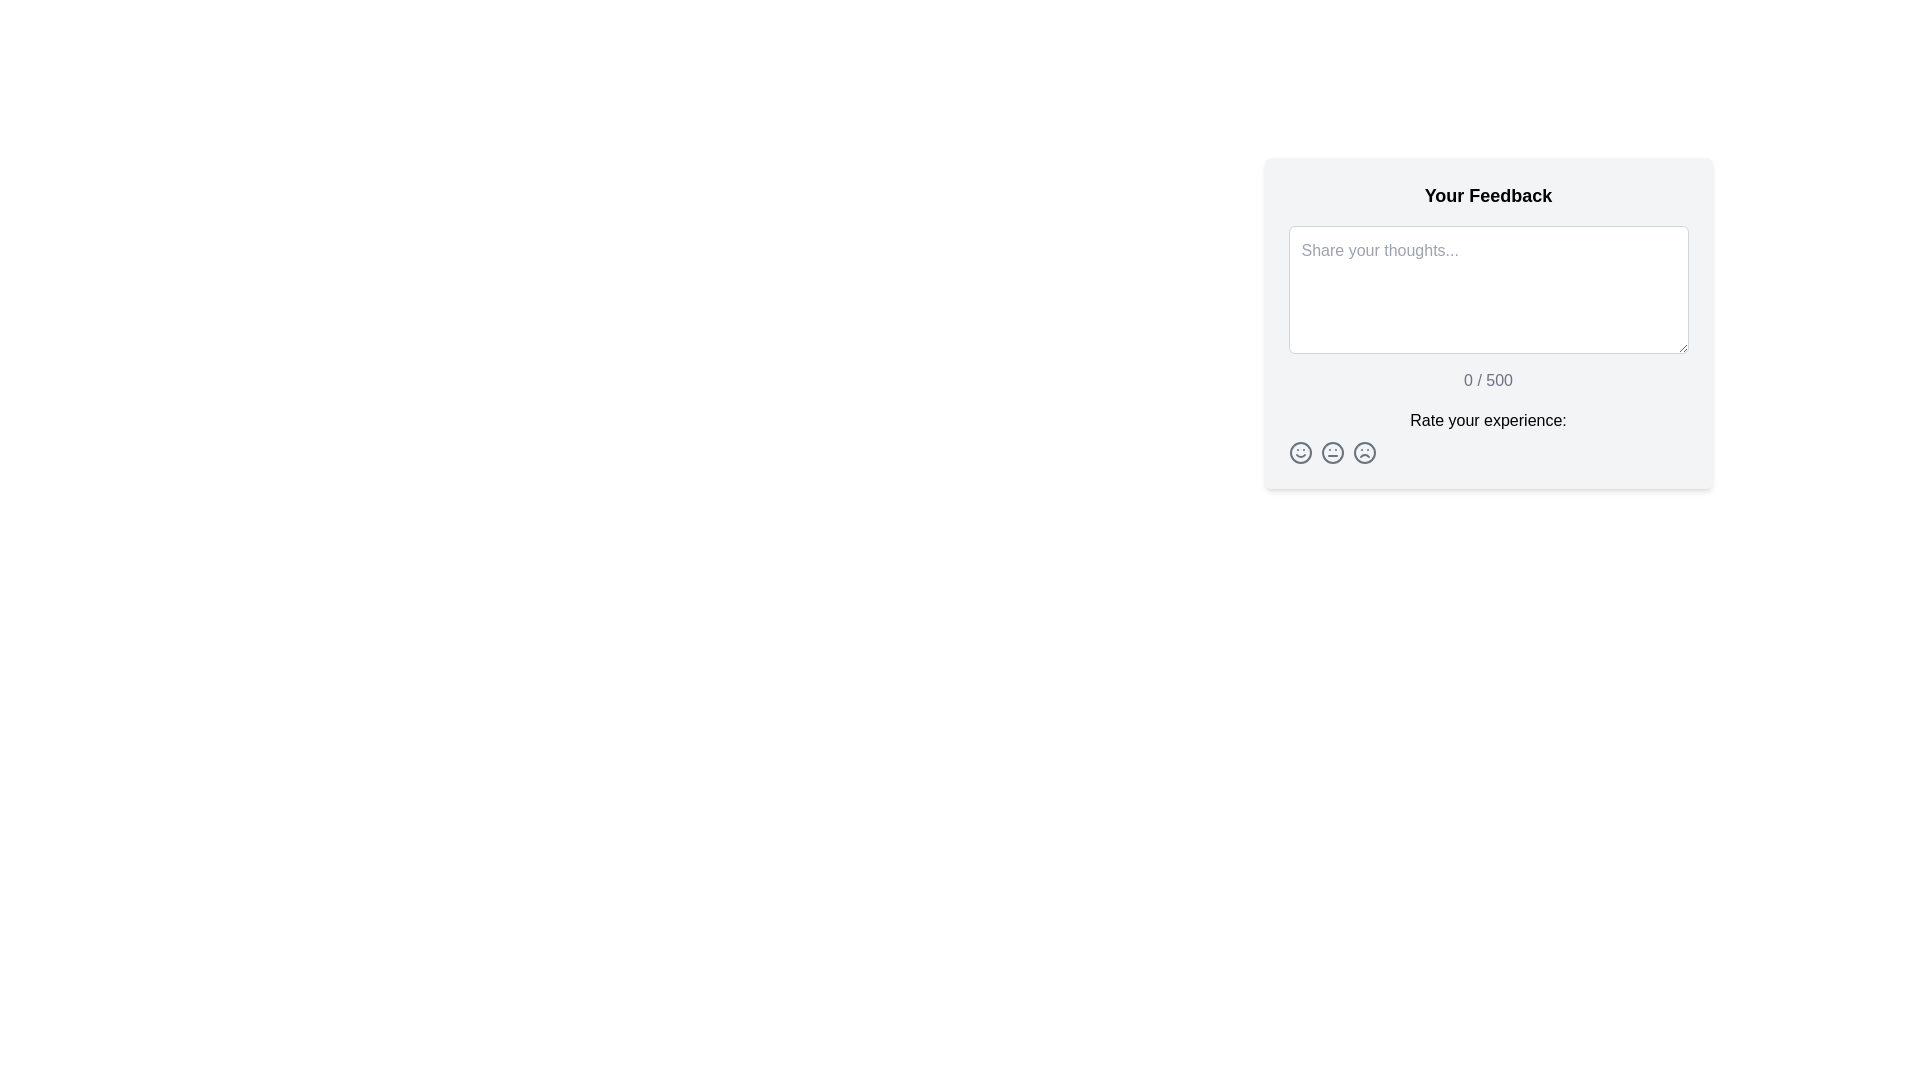 Image resolution: width=1920 pixels, height=1080 pixels. What do you see at coordinates (1300, 452) in the screenshot?
I see `properties of the Circular SVG shape that is part of a smiley icon located at the bottom-left of the feedback area` at bounding box center [1300, 452].